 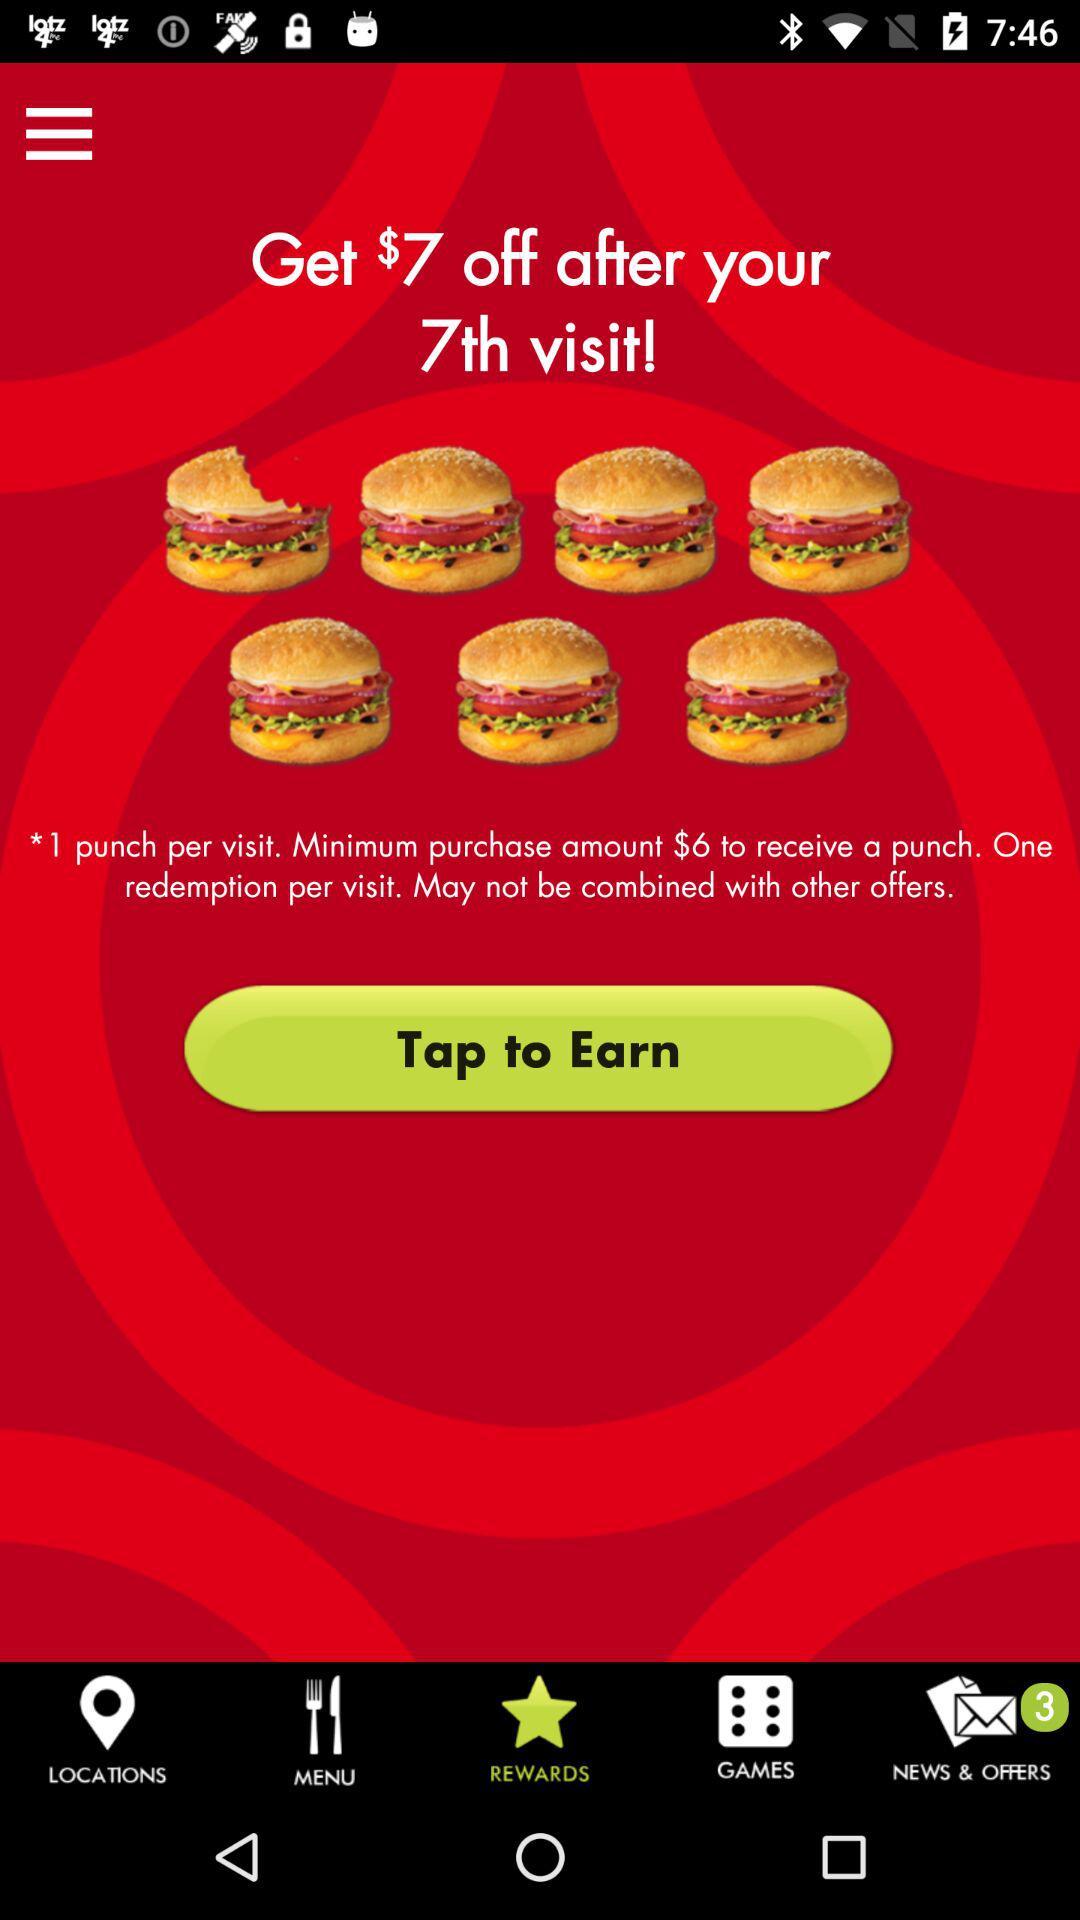 I want to click on the menu icon, so click(x=58, y=132).